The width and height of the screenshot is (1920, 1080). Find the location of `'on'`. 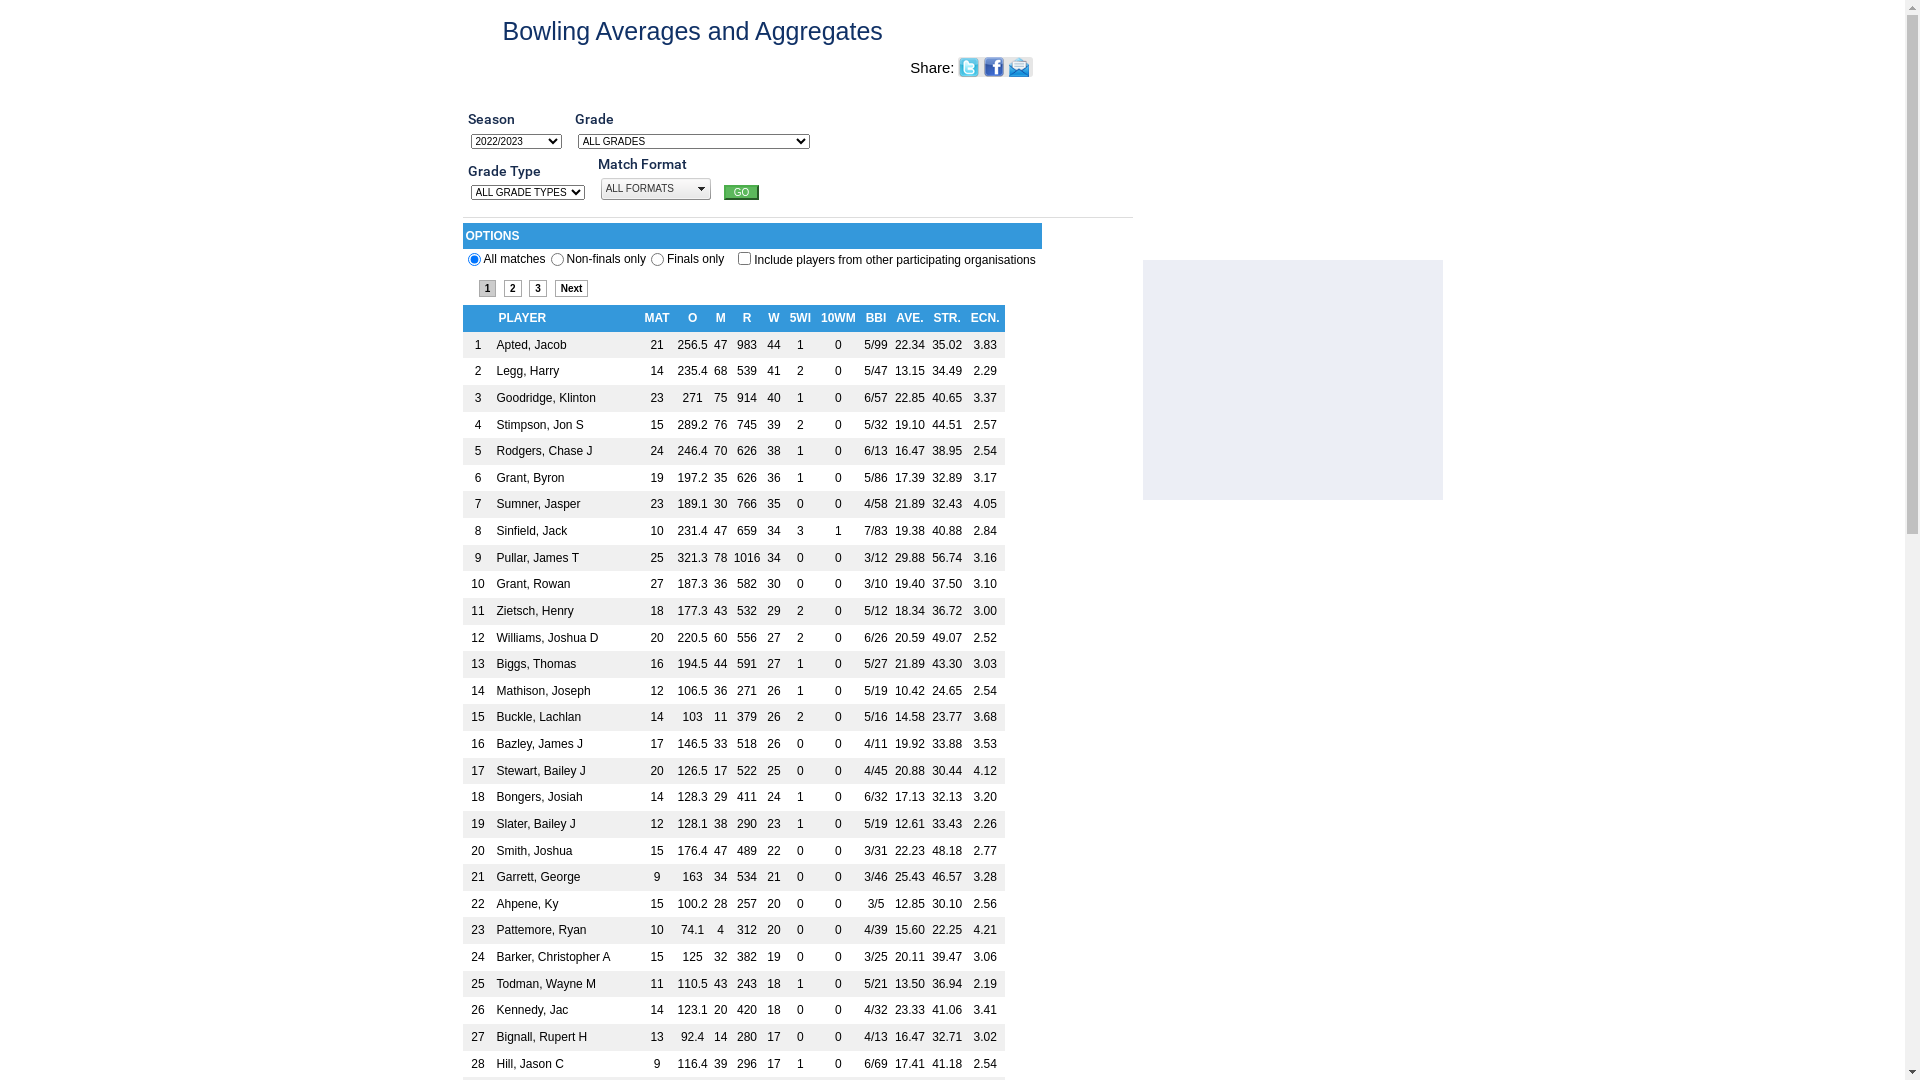

'on' is located at coordinates (743, 257).